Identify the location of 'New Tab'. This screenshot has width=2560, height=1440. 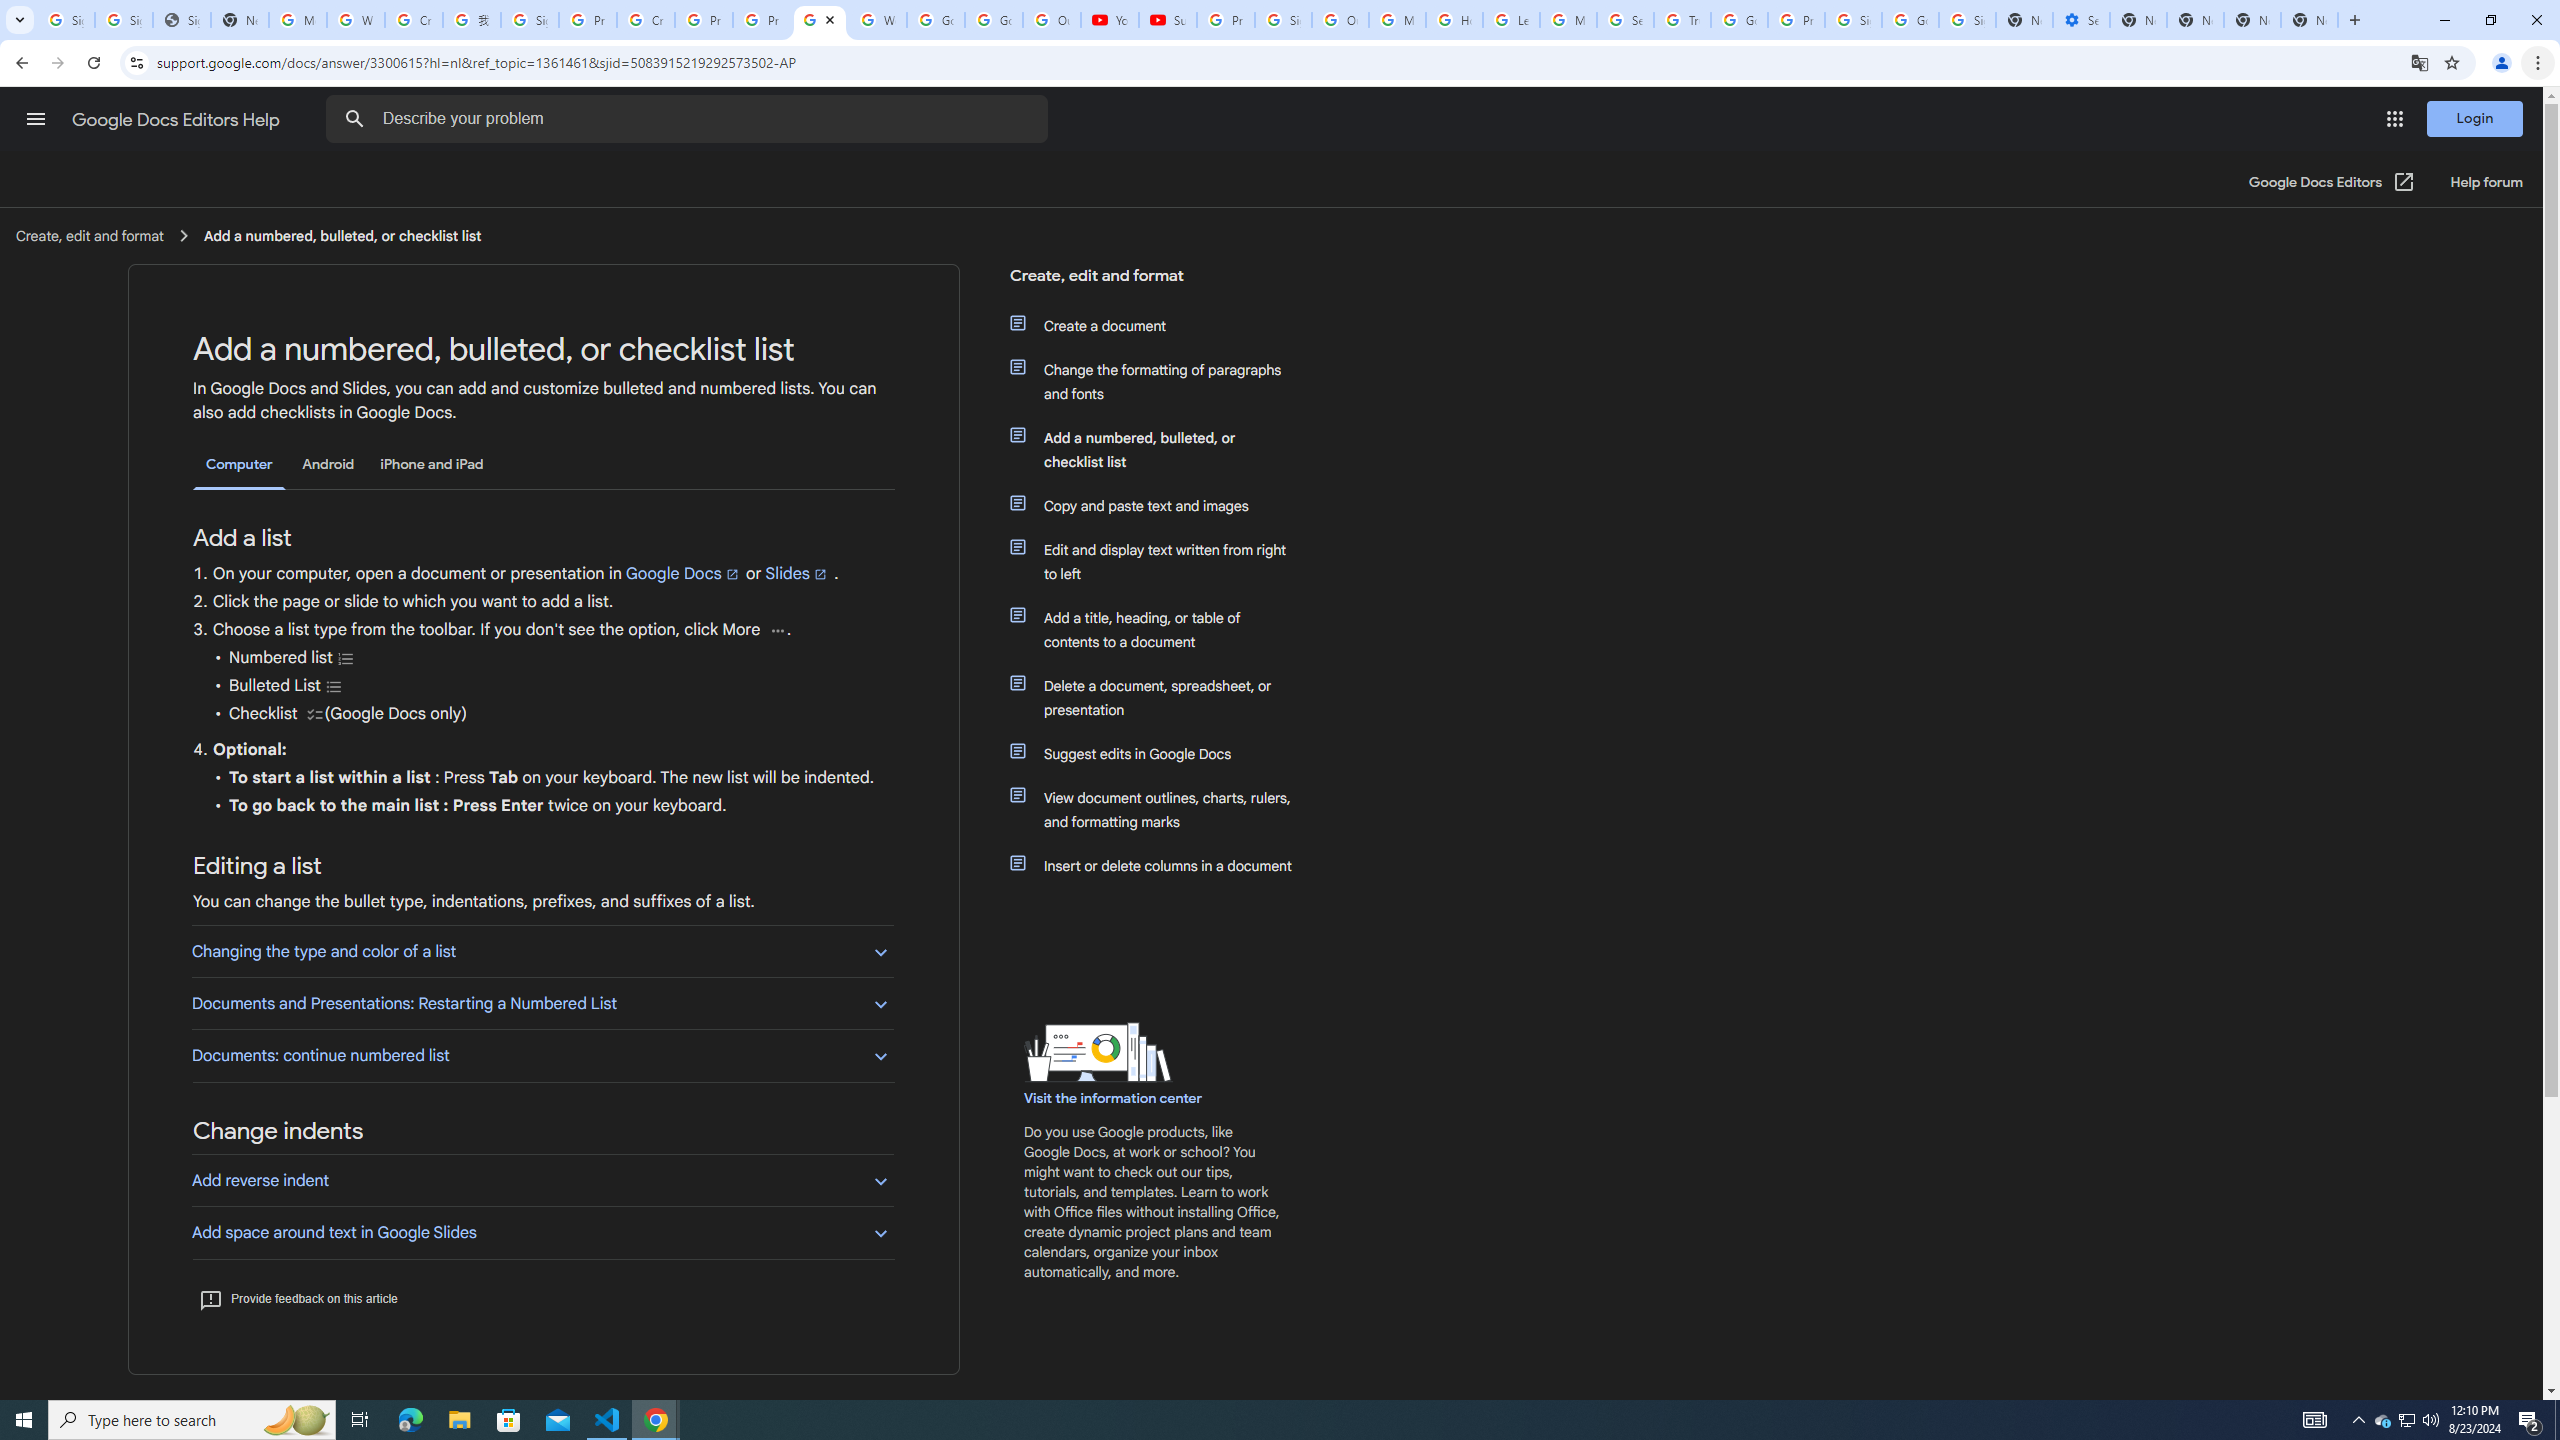
(2352, 19).